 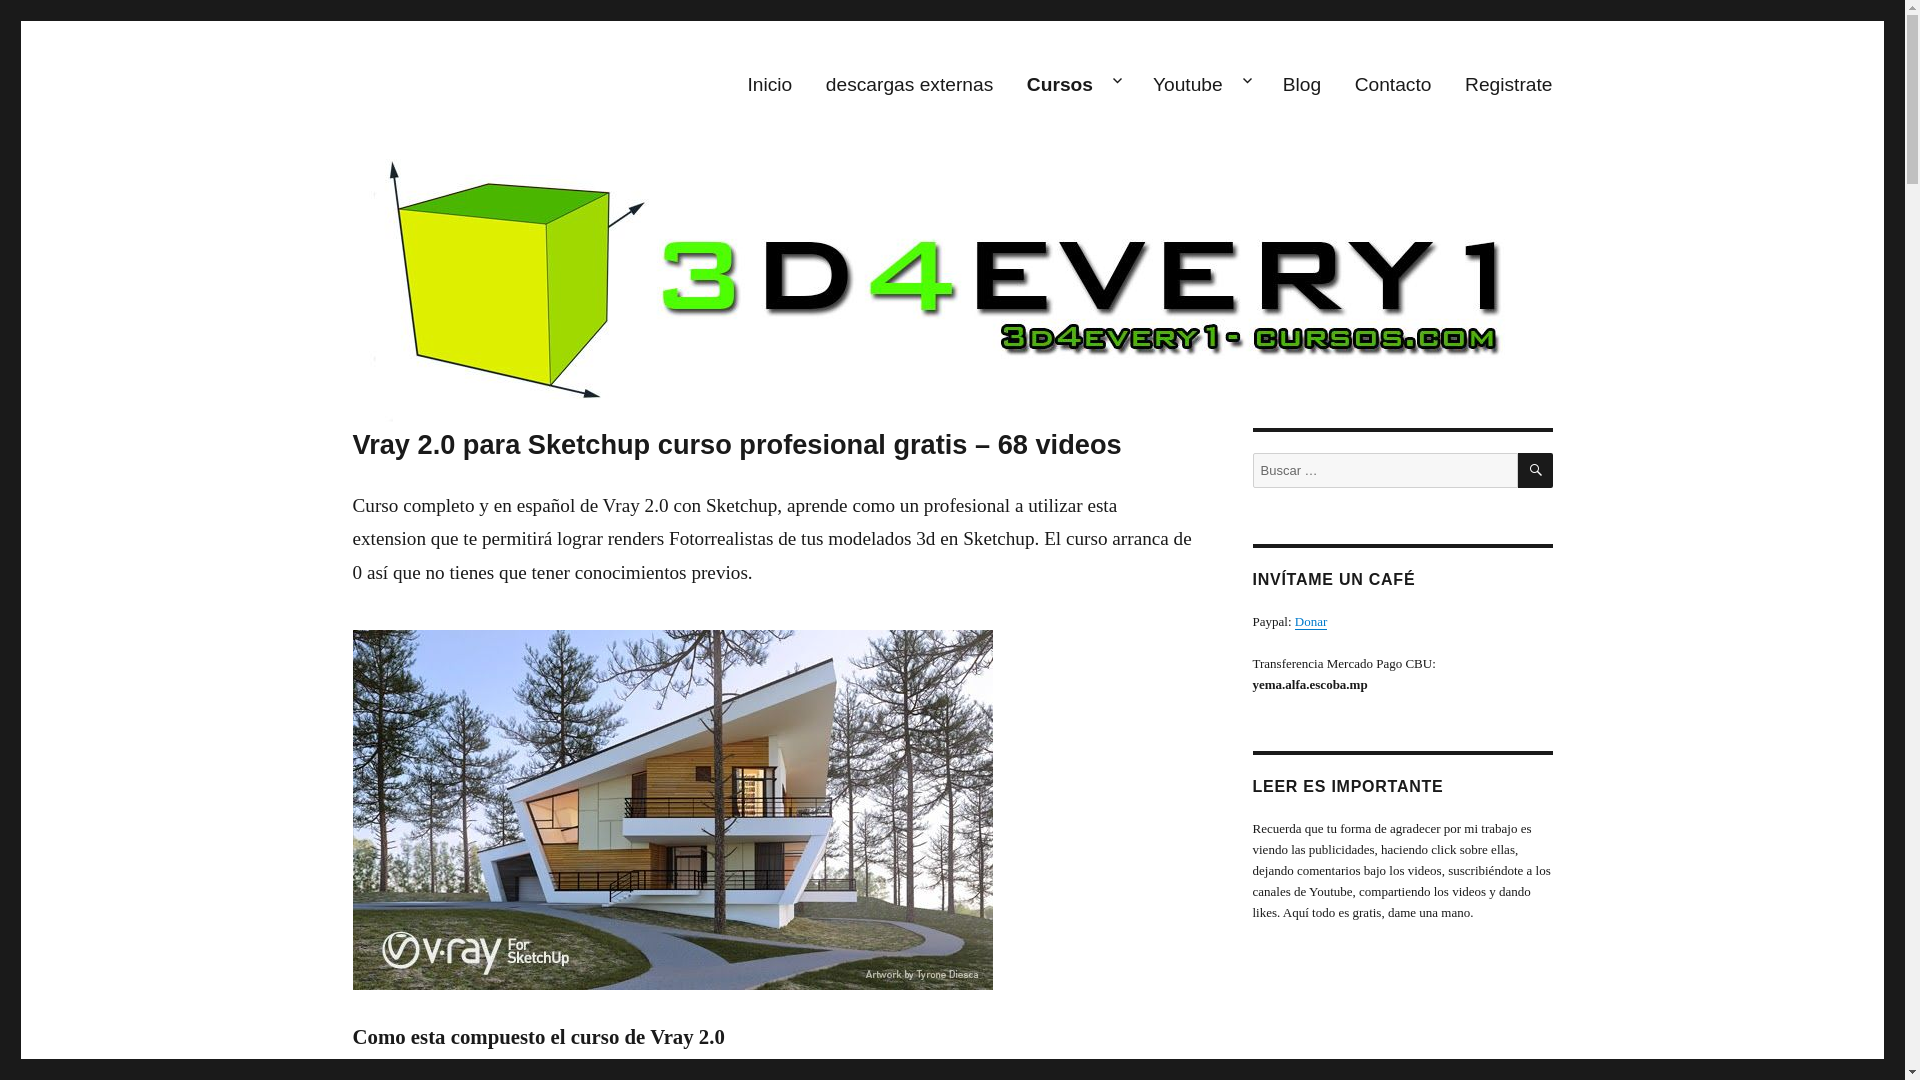 I want to click on 'Youtube', so click(x=1200, y=83).